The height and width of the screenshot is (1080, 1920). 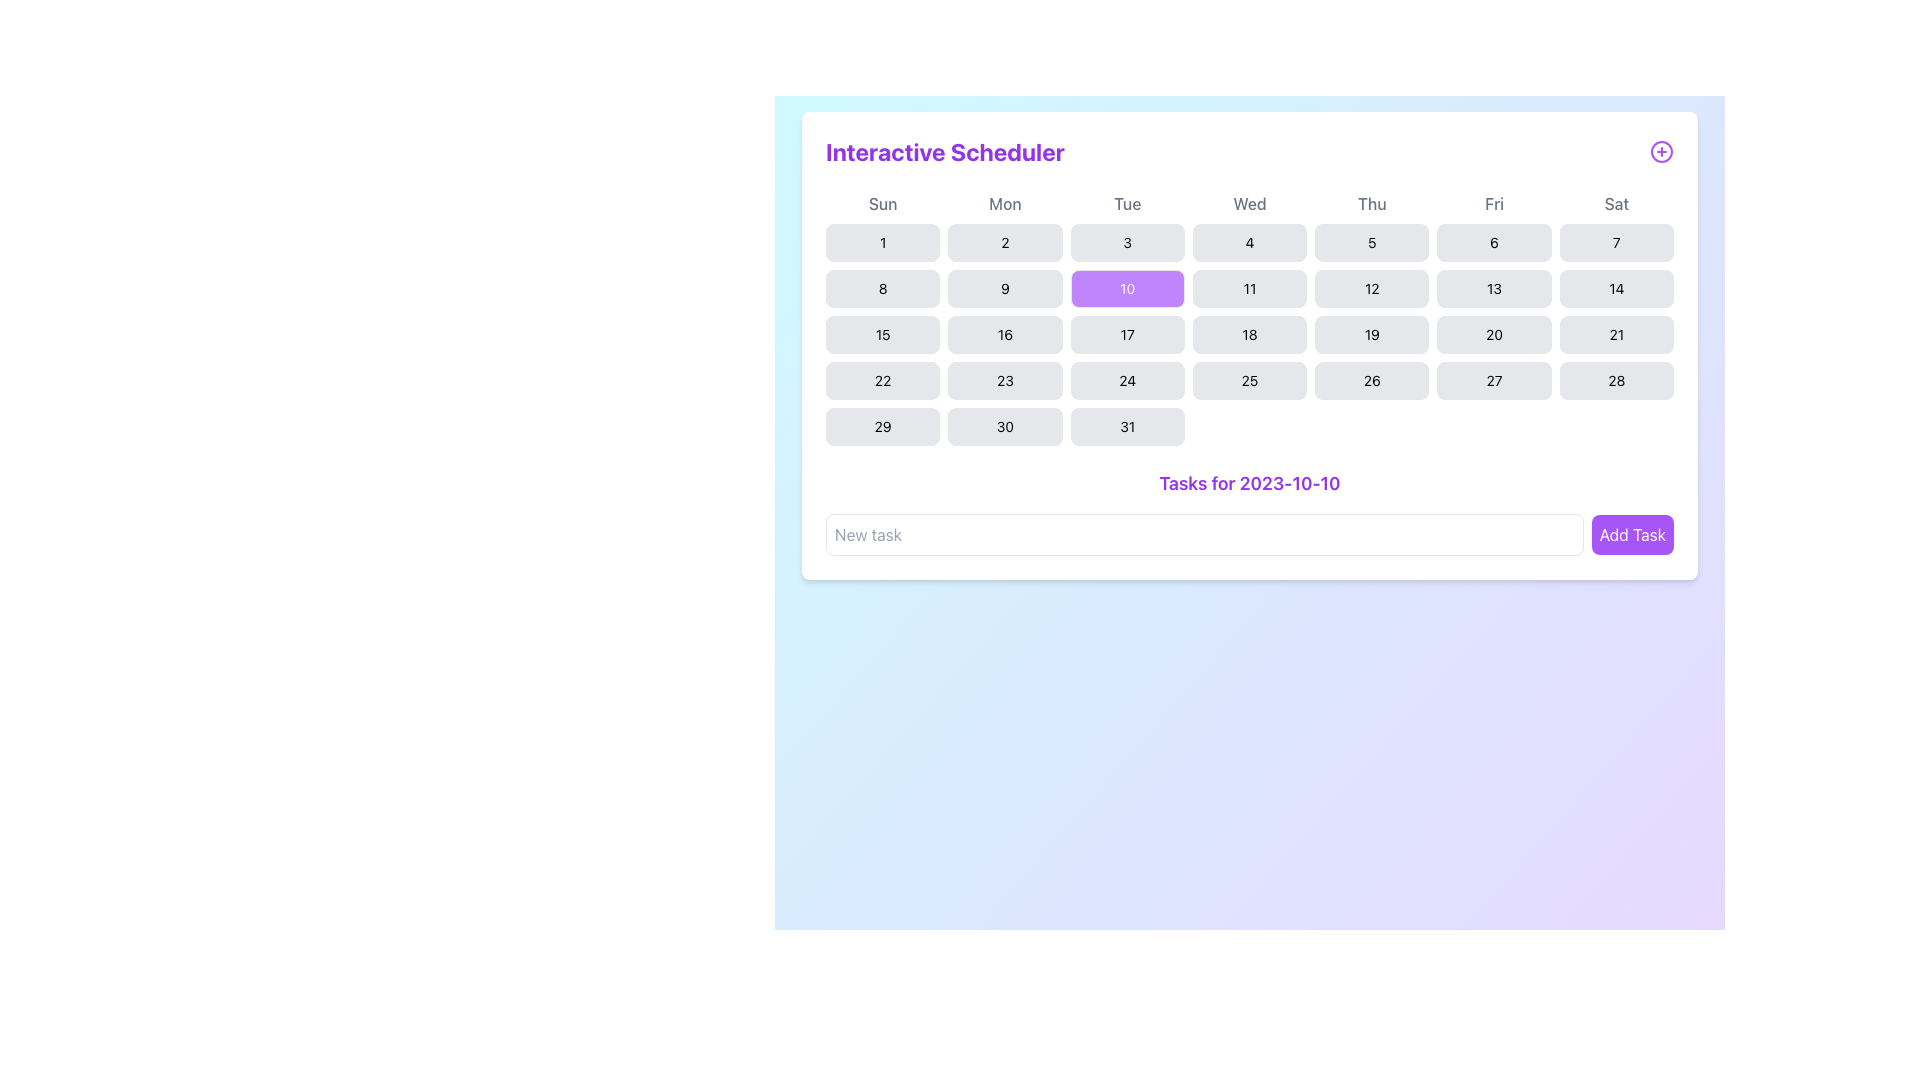 What do you see at coordinates (1494, 289) in the screenshot?
I see `the small rectangular button with rounded corners and a light gray background displaying the number '13' in black text, located in the calendar grid of the 'Interactive Scheduler' for the second week on Friday` at bounding box center [1494, 289].